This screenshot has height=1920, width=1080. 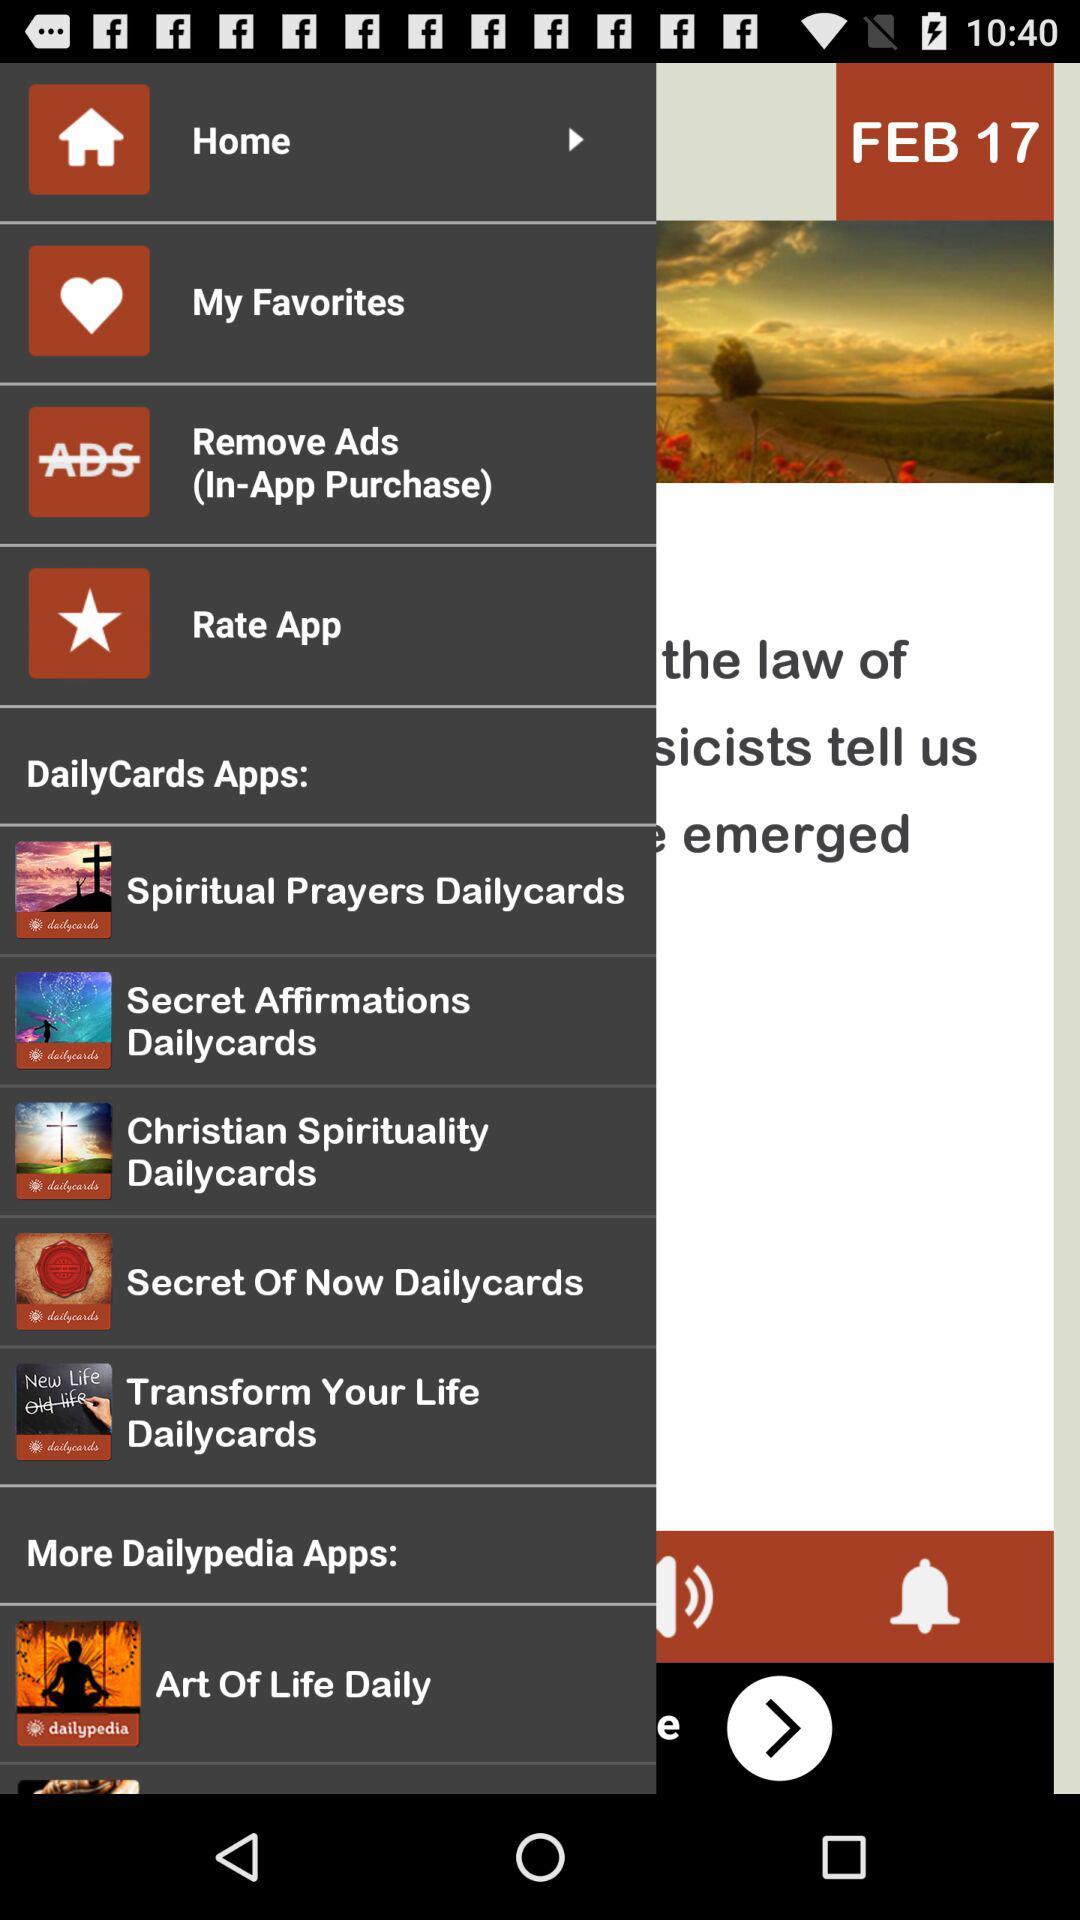 I want to click on the home icon, so click(x=66, y=150).